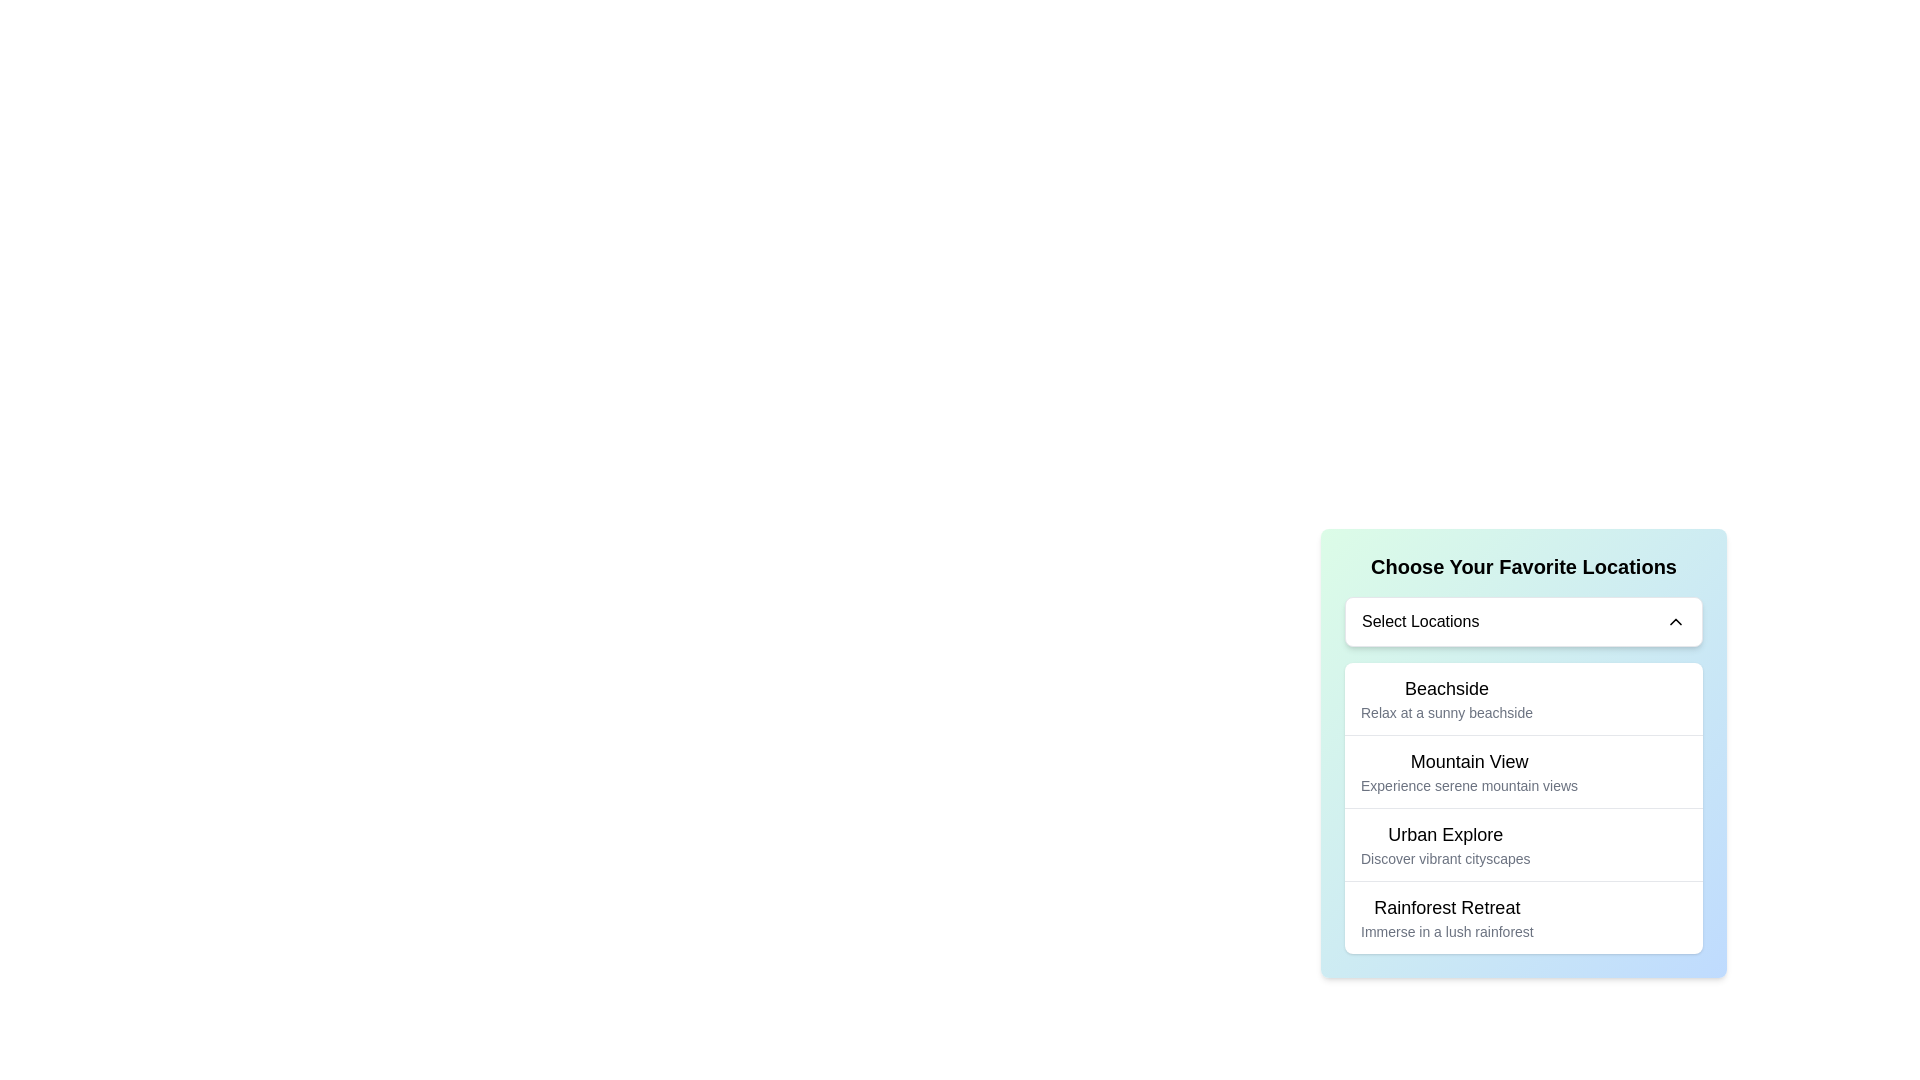  I want to click on the 'Urban Explore' option in the selection menu, so click(1522, 806).